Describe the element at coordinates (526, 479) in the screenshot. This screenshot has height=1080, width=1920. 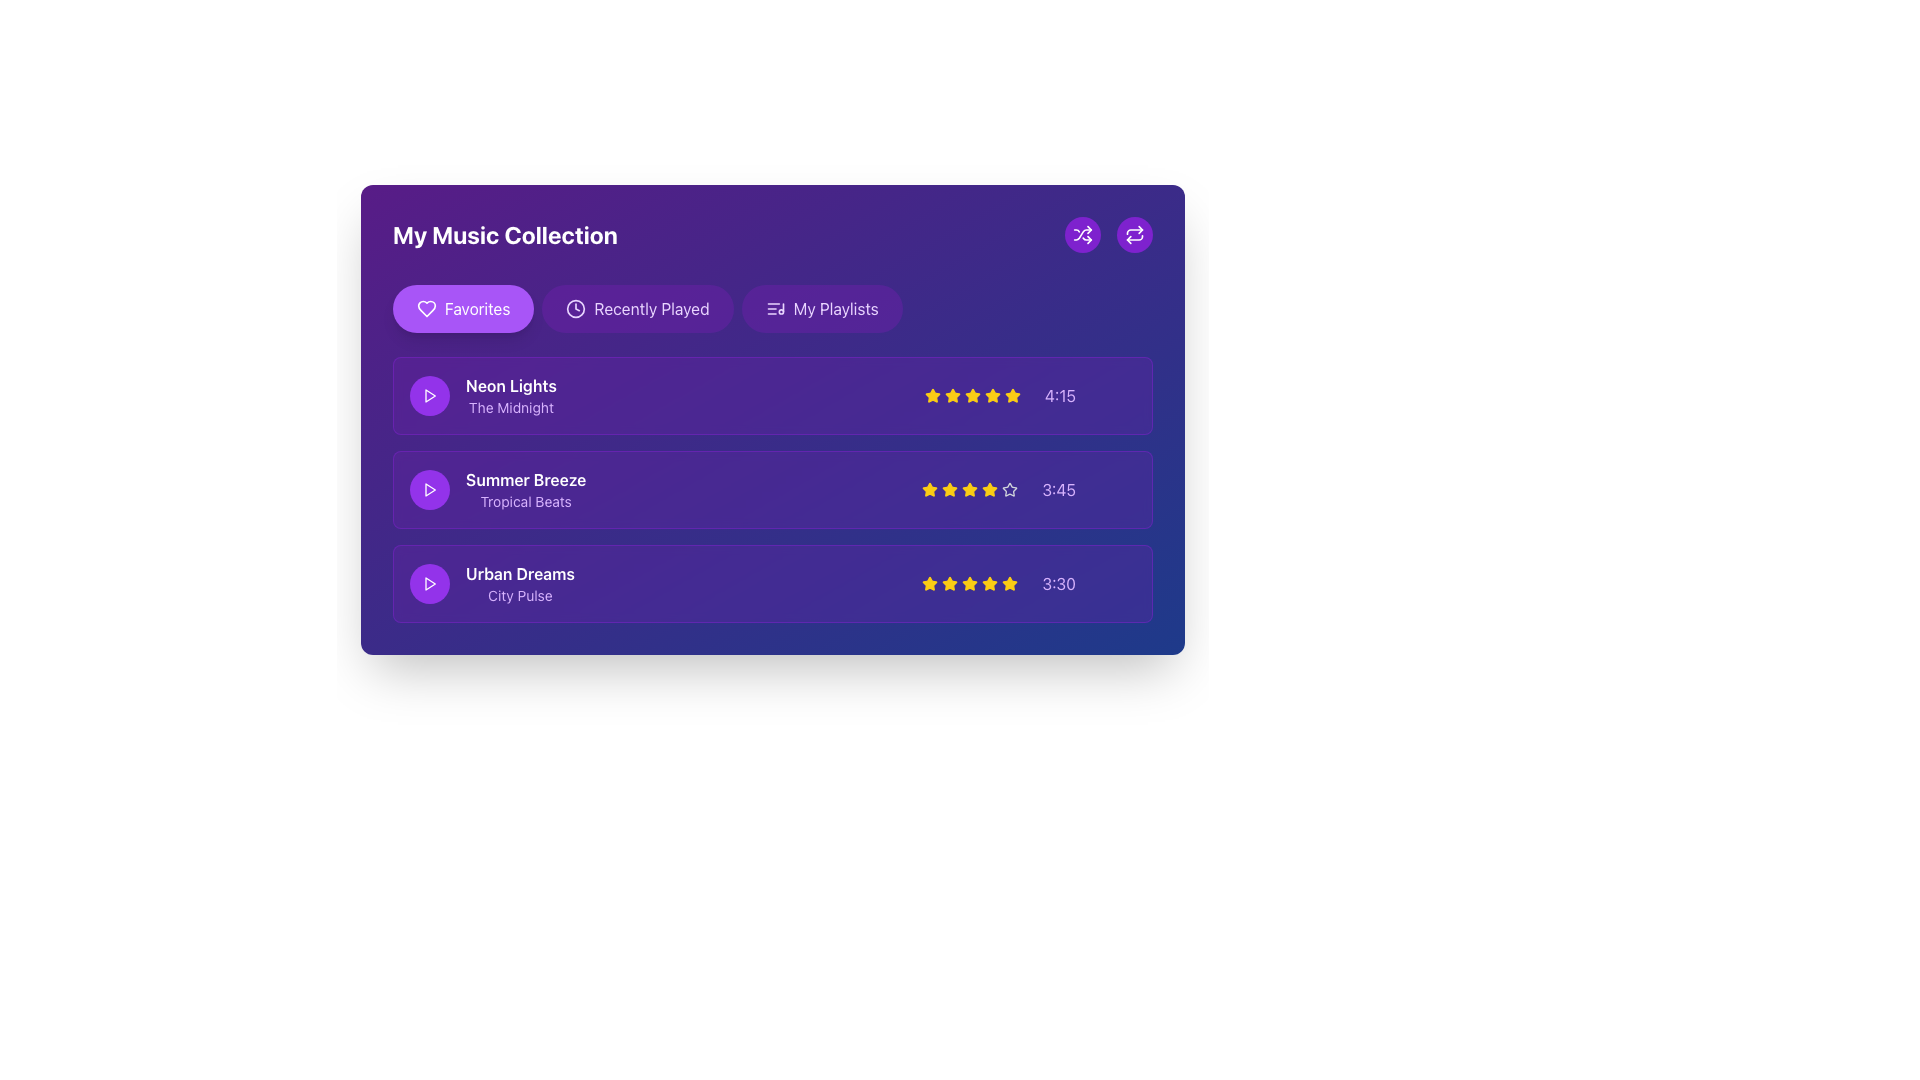
I see `the text label indicating the playlist title 'Summer BreezeTropical Beats'` at that location.